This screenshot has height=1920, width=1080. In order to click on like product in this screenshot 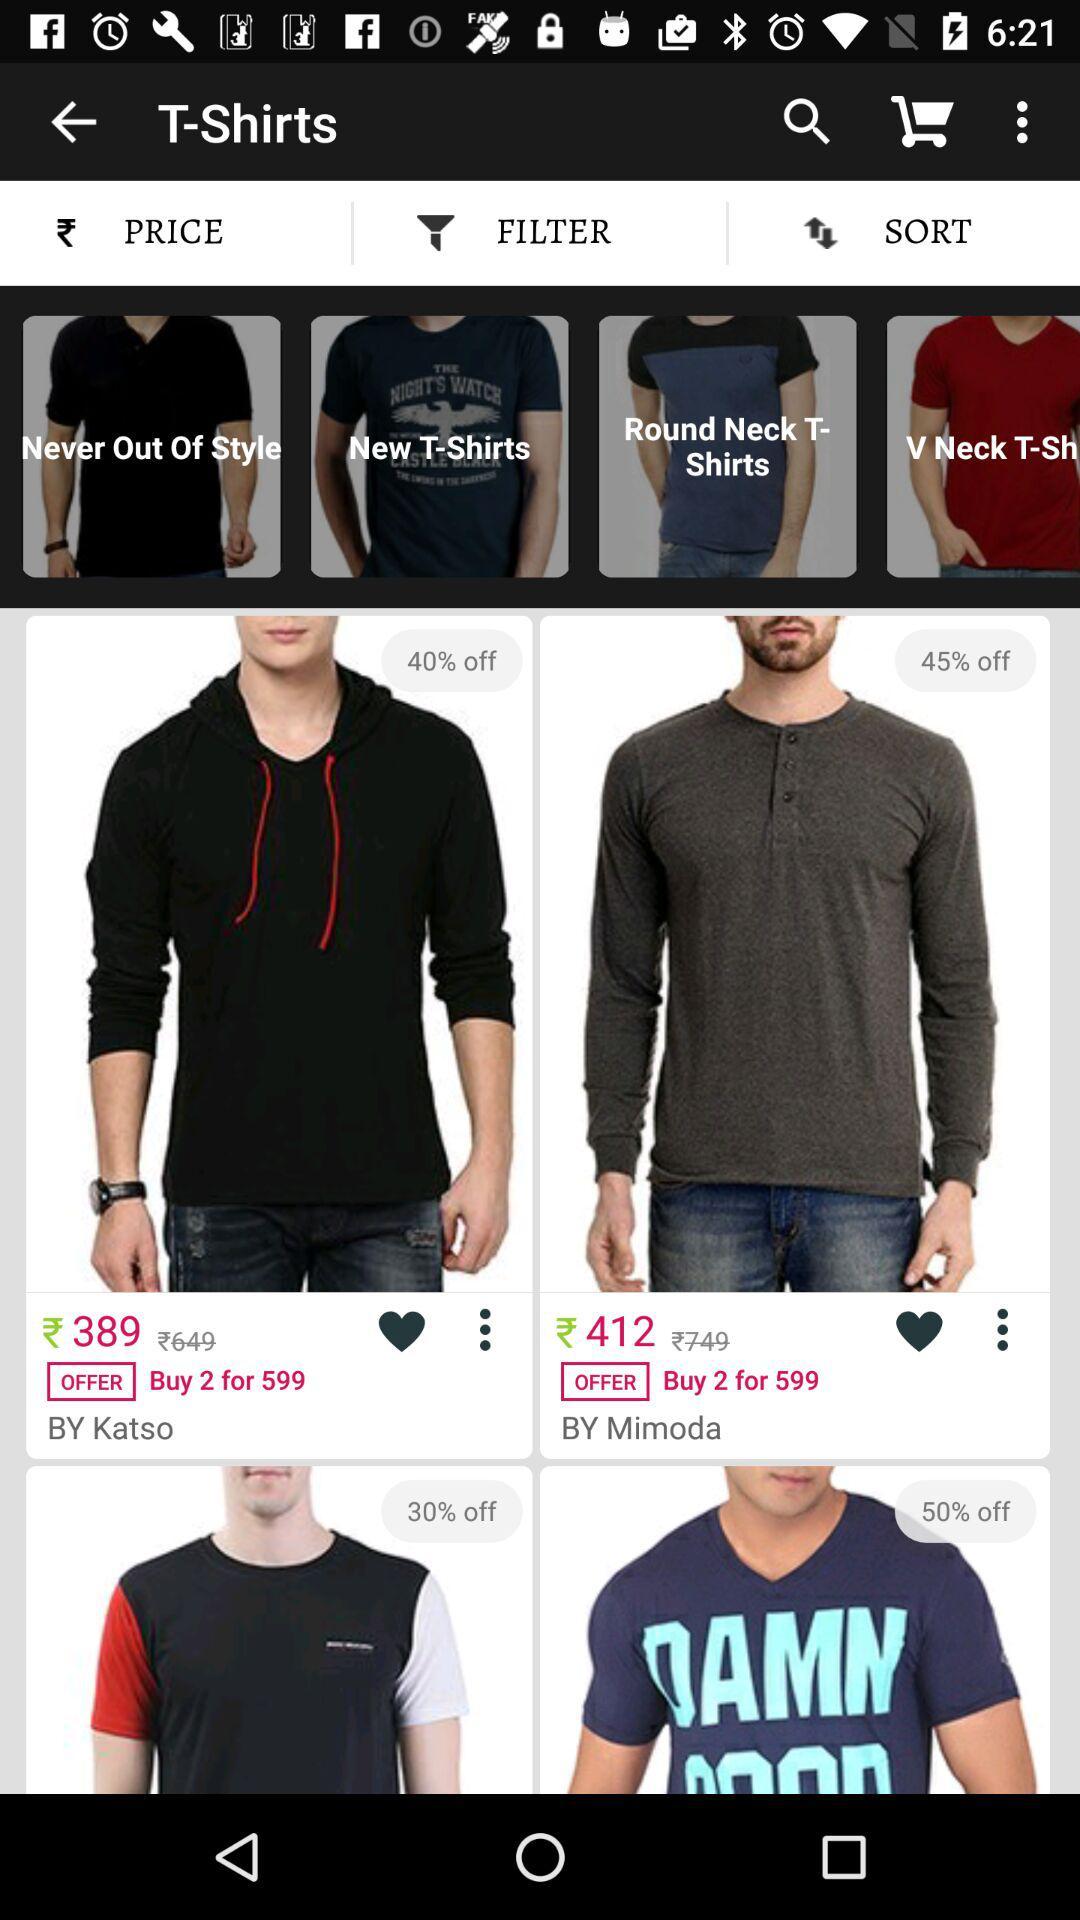, I will do `click(918, 1329)`.